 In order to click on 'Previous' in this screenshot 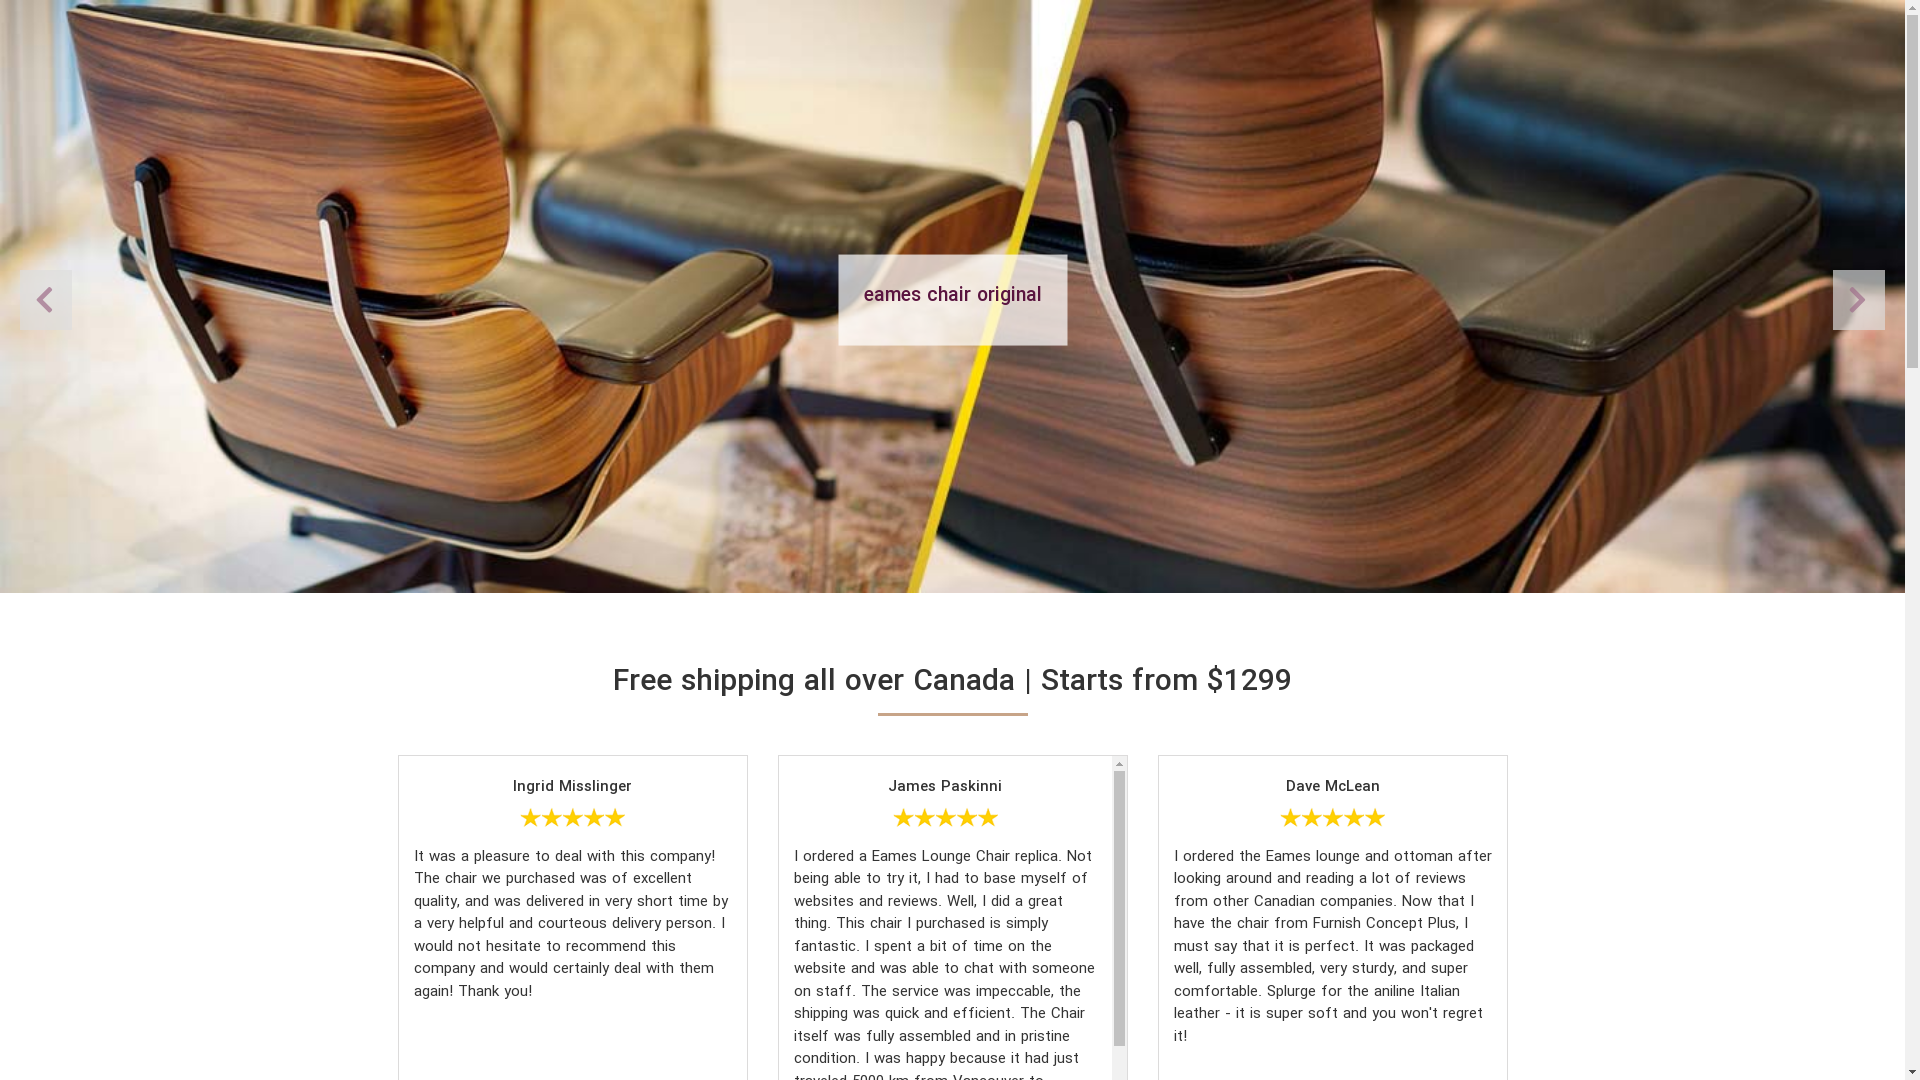, I will do `click(1857, 300)`.